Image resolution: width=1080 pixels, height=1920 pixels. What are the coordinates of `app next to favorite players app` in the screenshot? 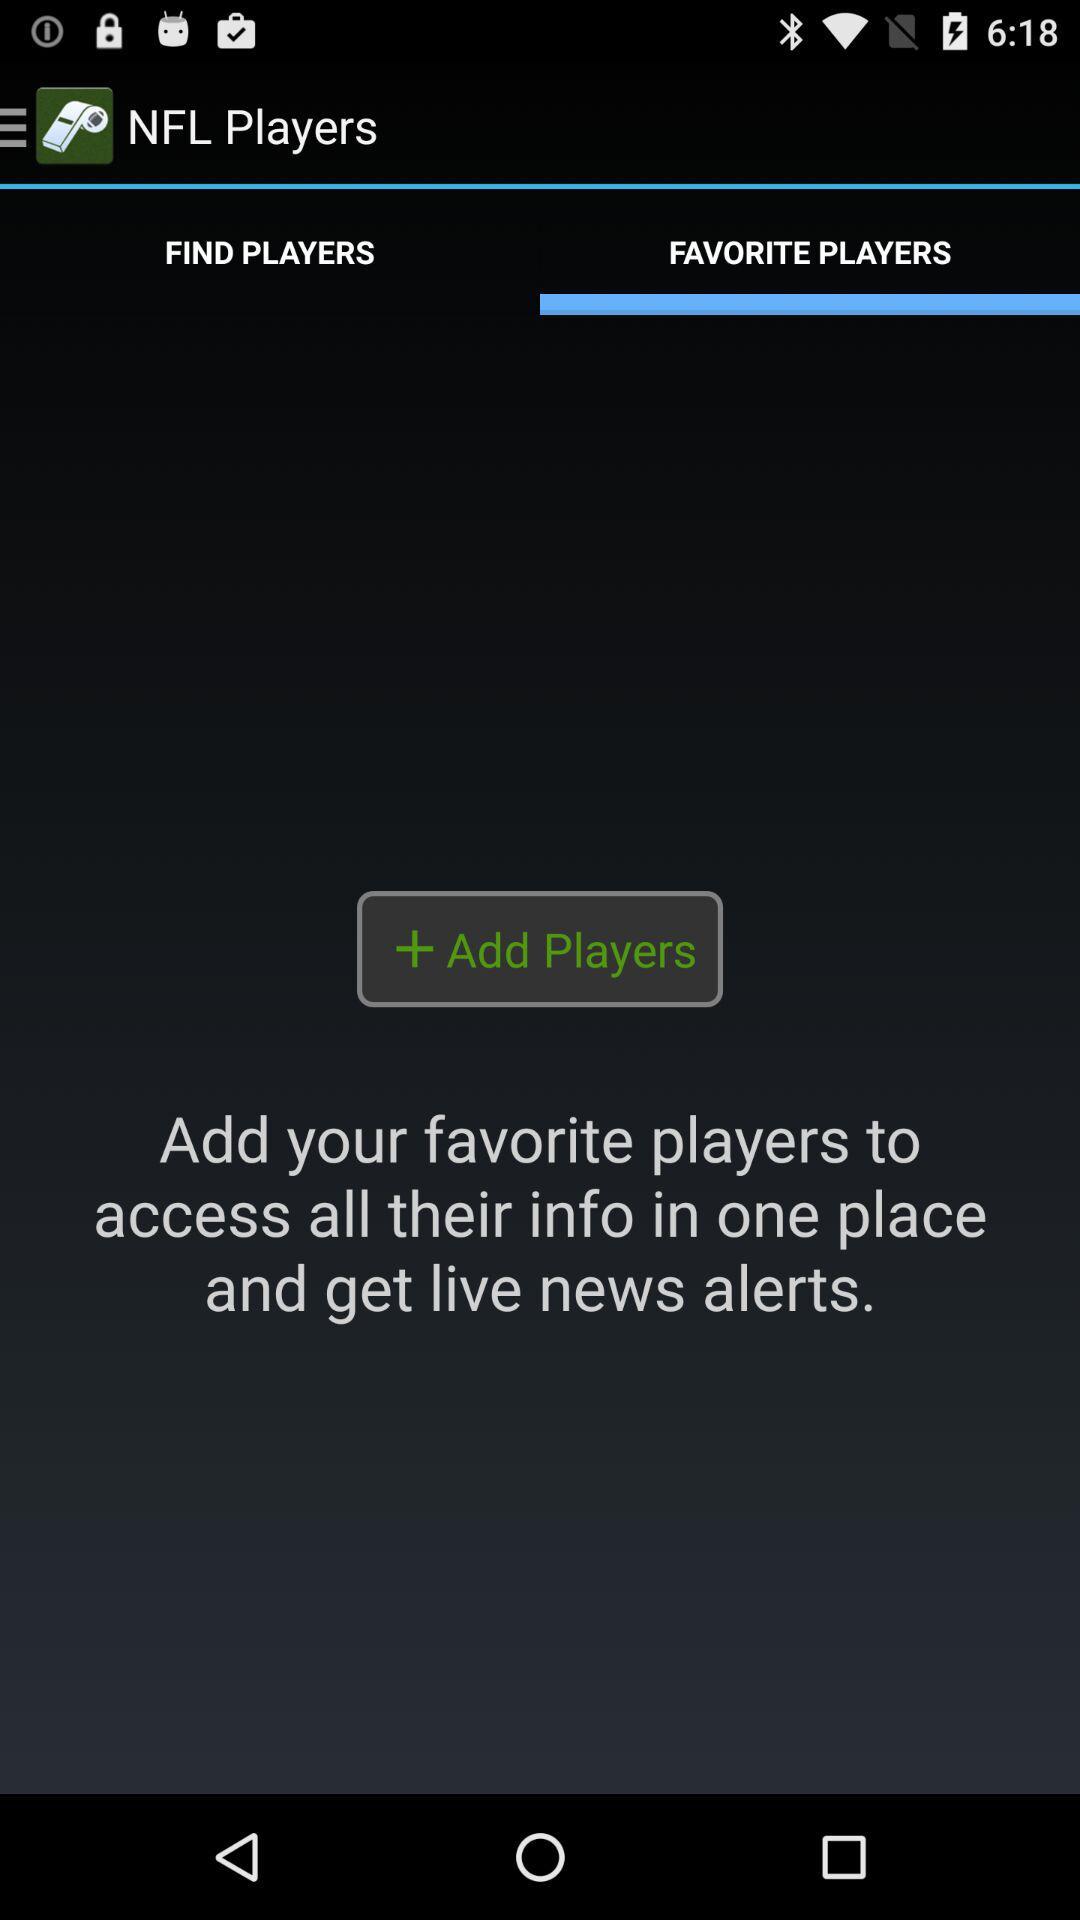 It's located at (270, 251).